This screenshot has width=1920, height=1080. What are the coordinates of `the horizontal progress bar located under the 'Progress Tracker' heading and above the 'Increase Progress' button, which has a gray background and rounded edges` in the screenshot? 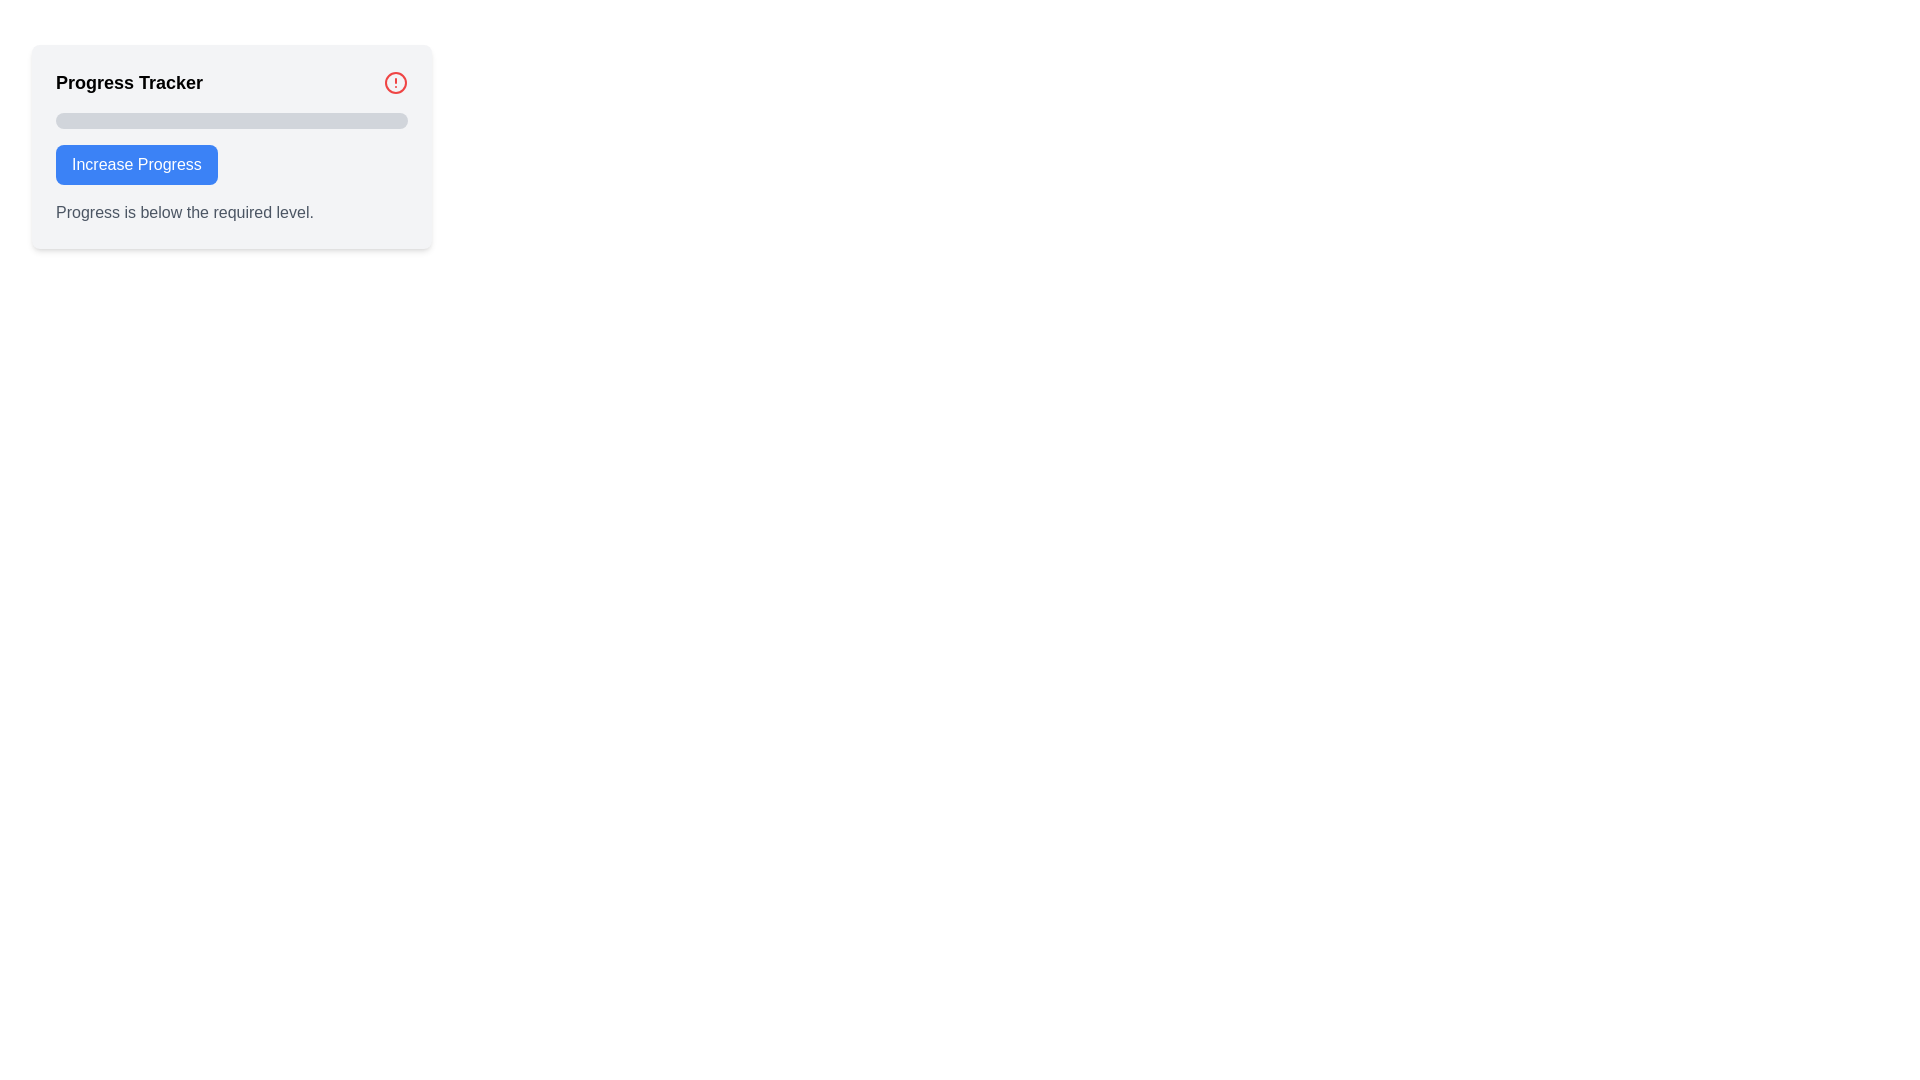 It's located at (231, 120).